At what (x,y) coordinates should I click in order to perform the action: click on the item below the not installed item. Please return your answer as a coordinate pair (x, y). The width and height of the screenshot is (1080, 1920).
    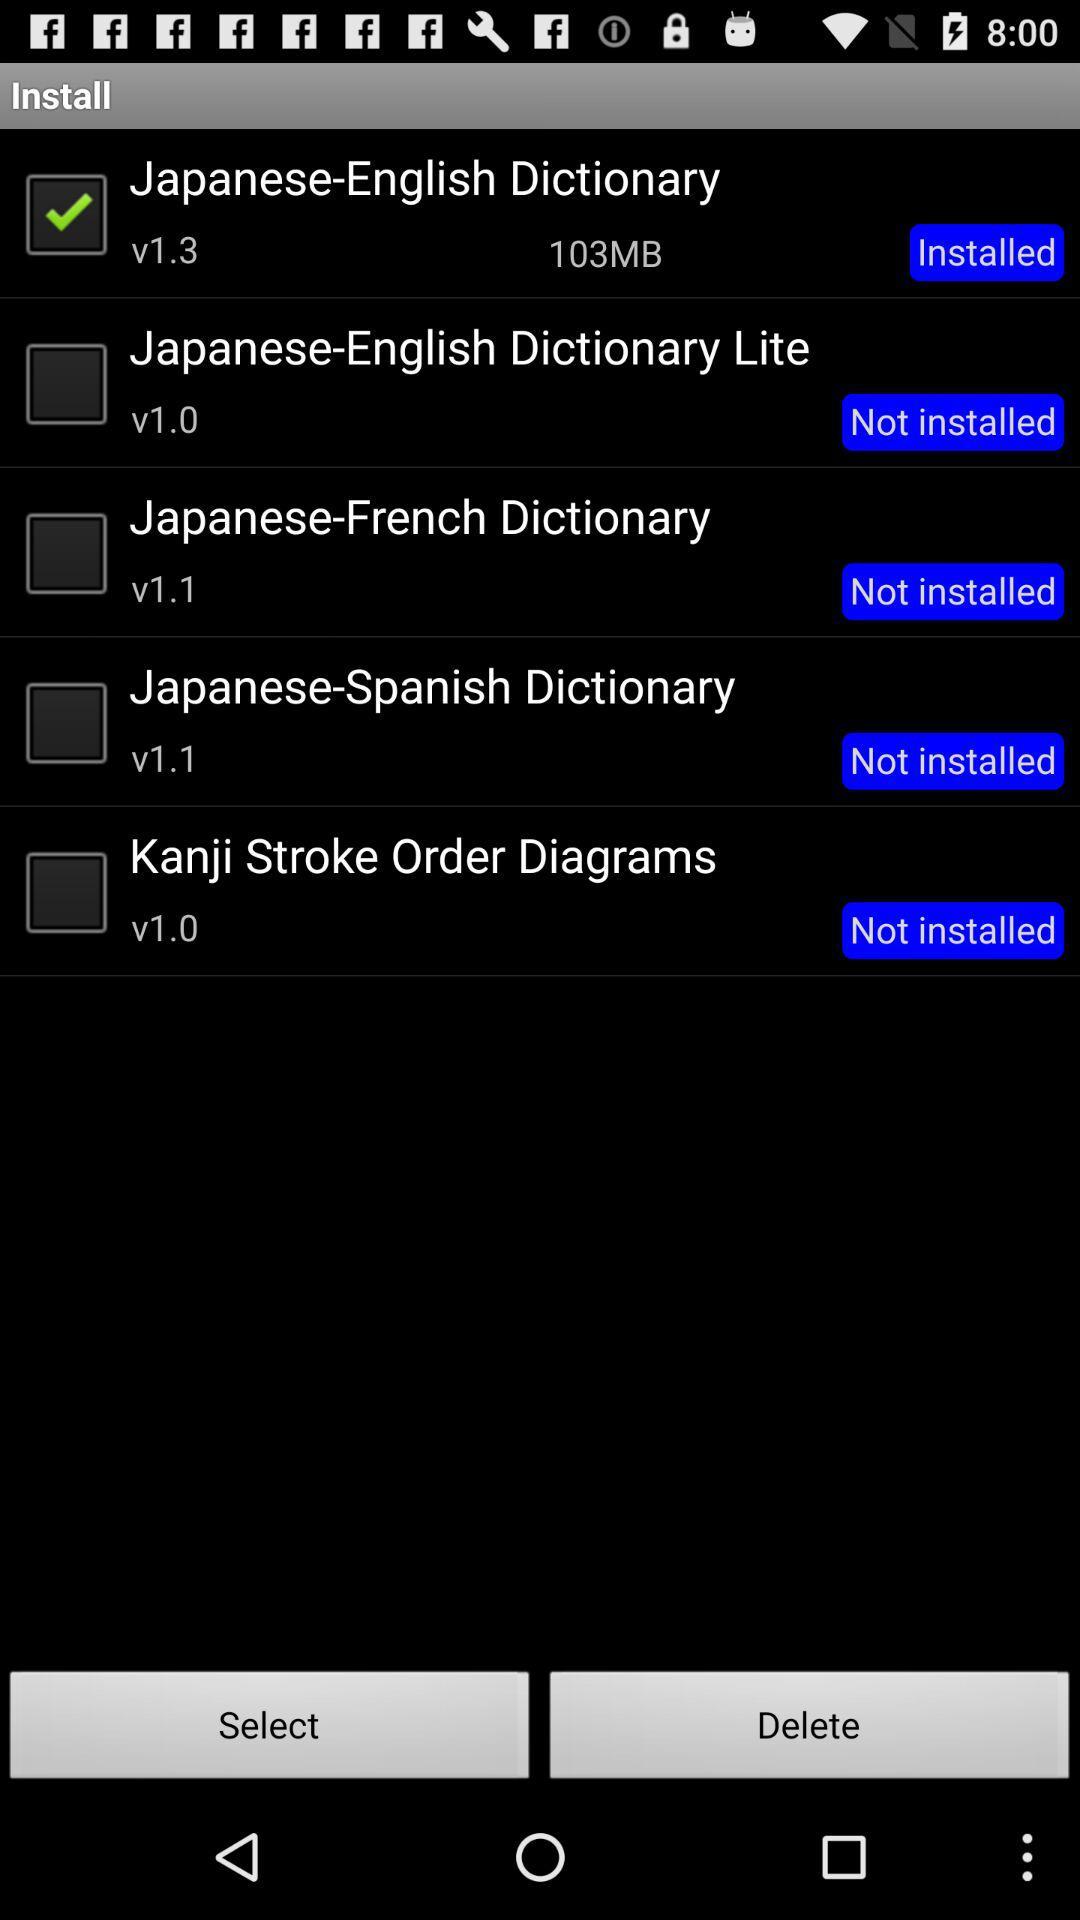
    Looking at the image, I should click on (810, 1730).